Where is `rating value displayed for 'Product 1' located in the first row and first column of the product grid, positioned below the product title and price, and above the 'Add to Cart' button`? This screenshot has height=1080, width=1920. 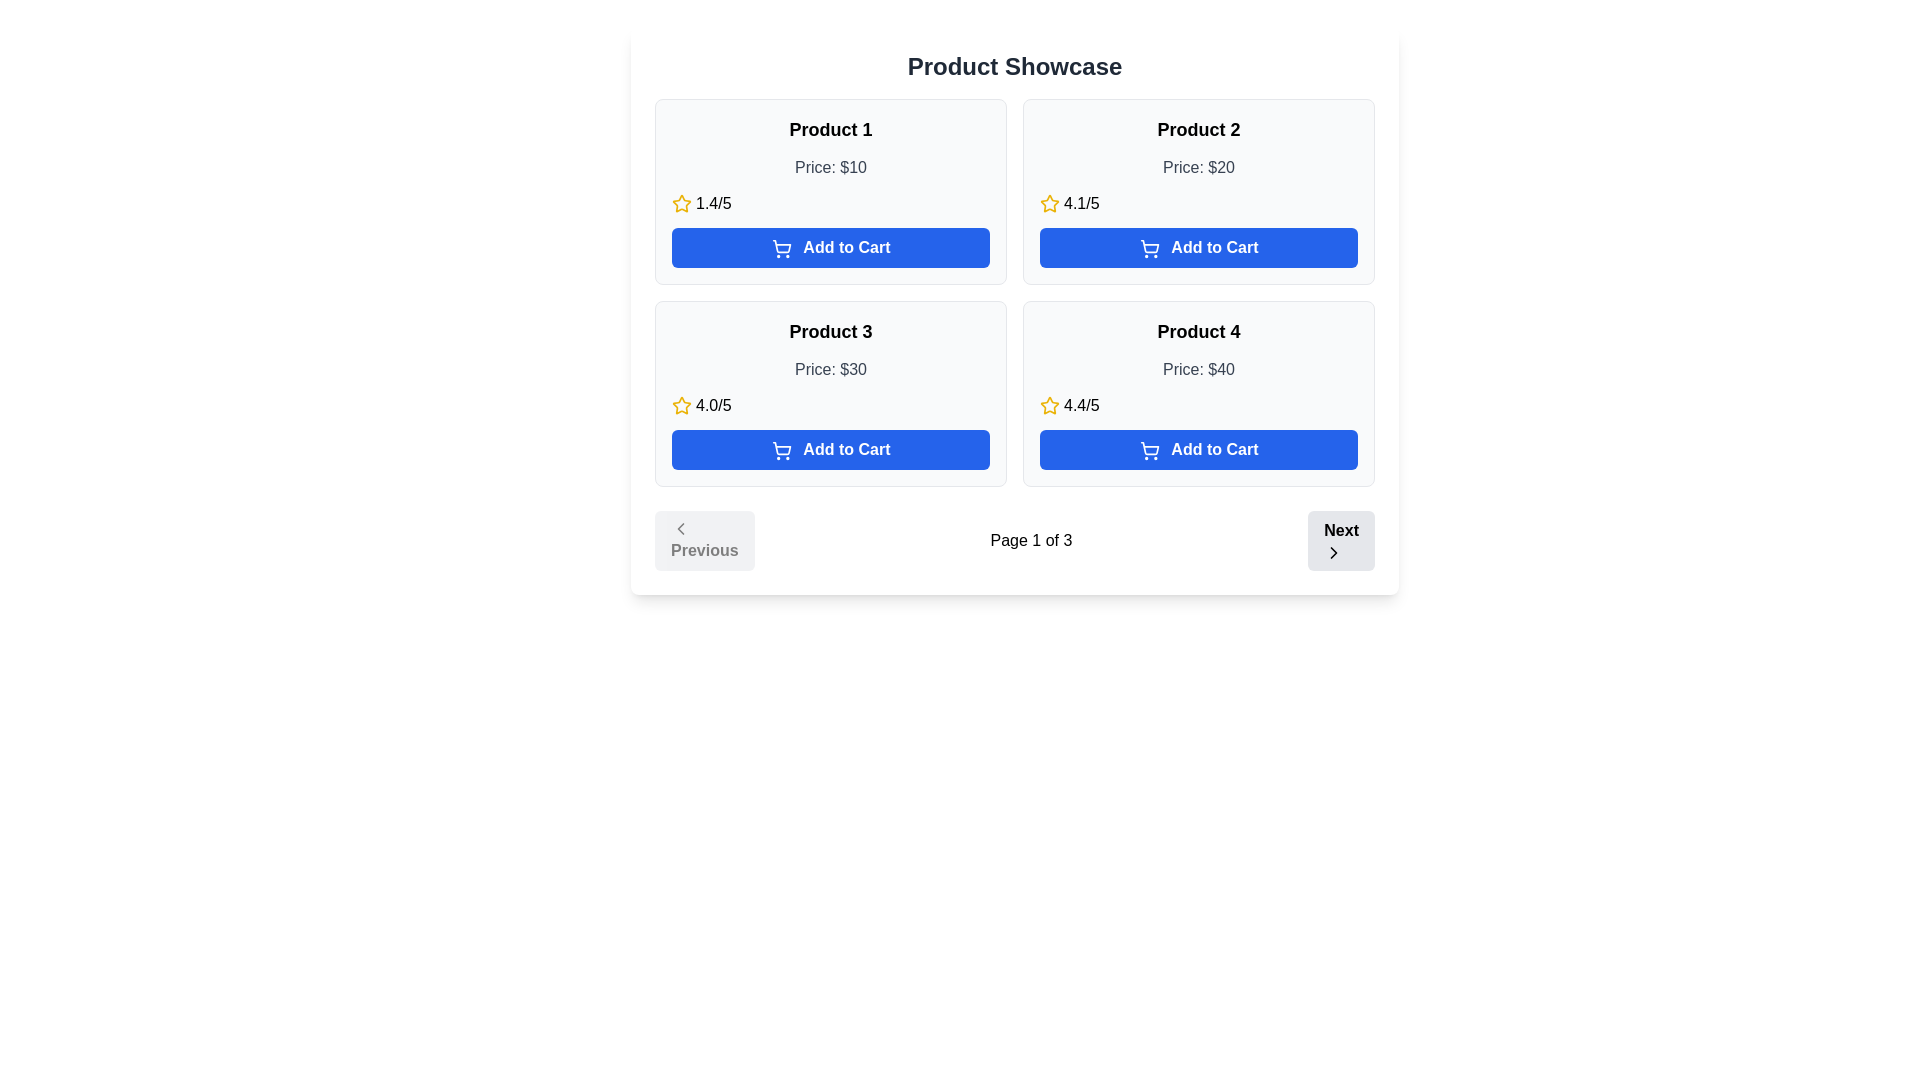
rating value displayed for 'Product 1' located in the first row and first column of the product grid, positioned below the product title and price, and above the 'Add to Cart' button is located at coordinates (830, 204).